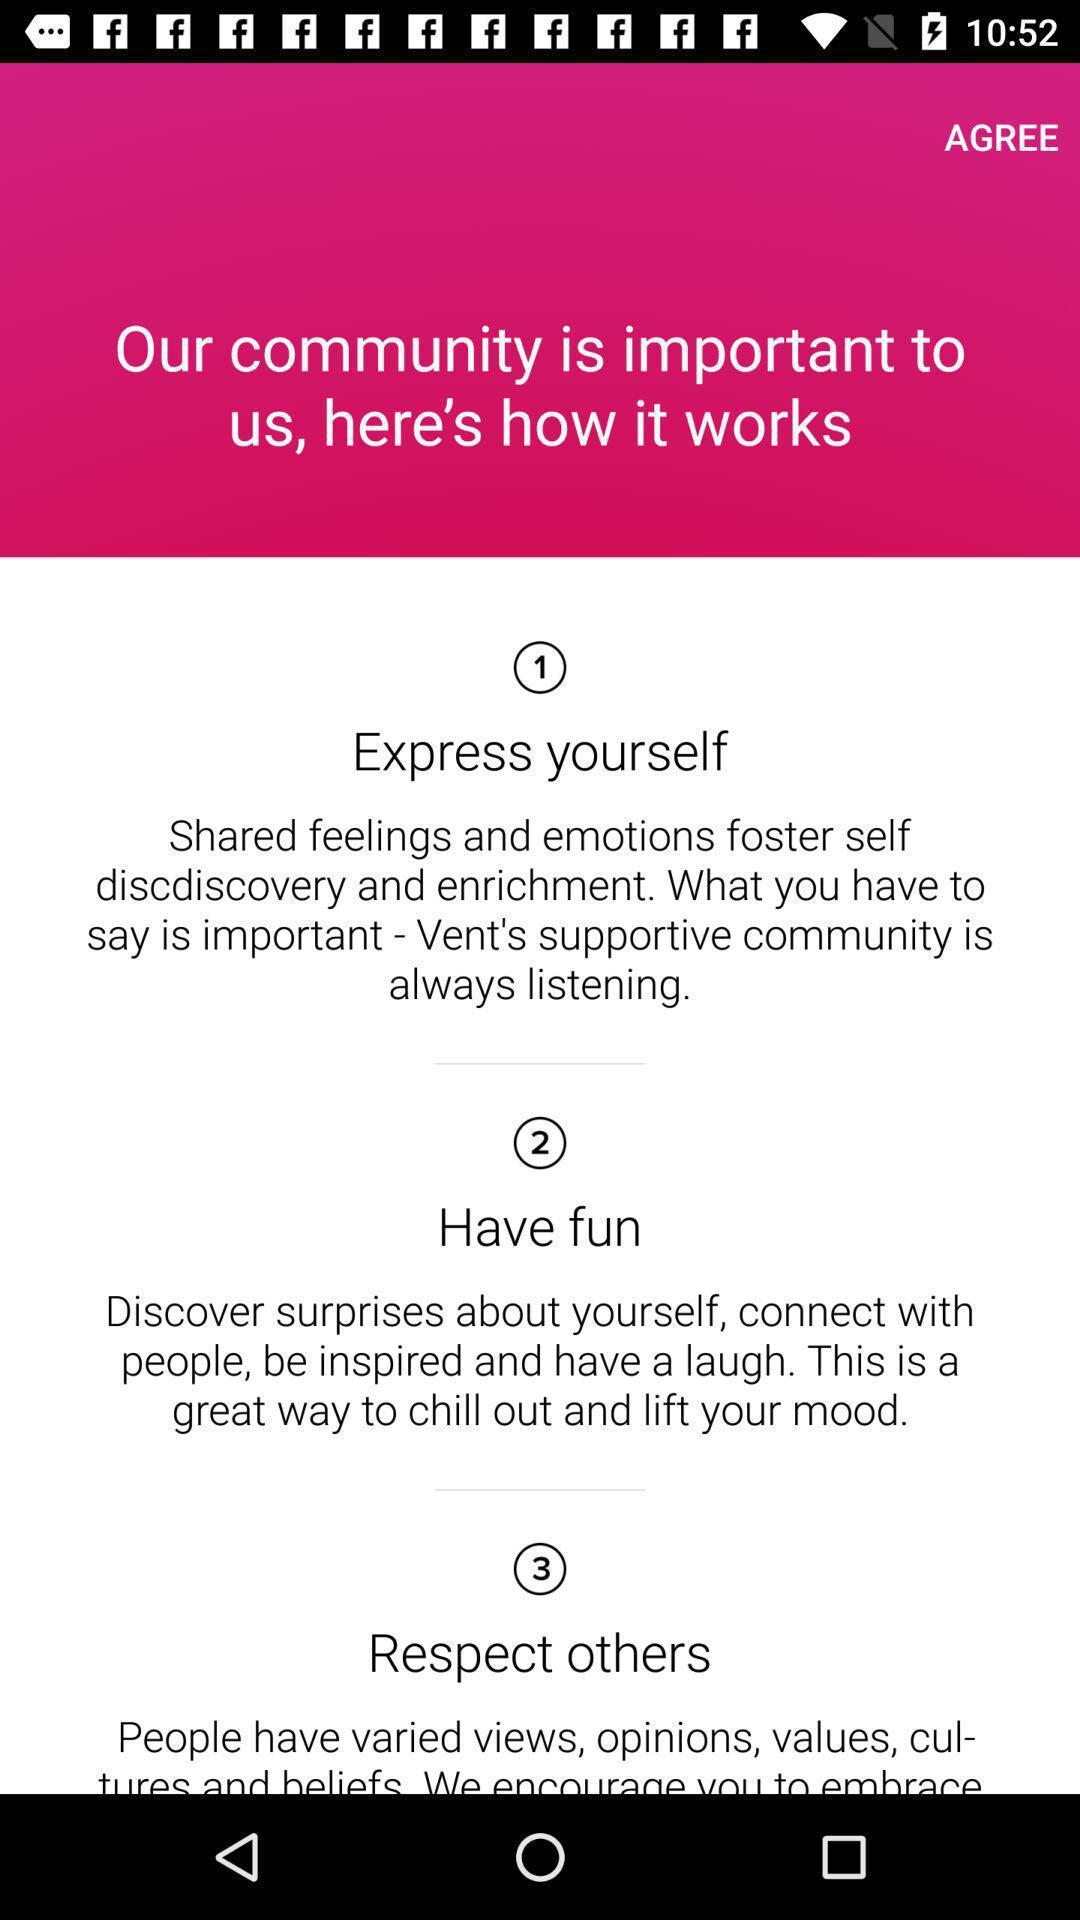  Describe the element at coordinates (1001, 135) in the screenshot. I see `icon at the top right corner` at that location.